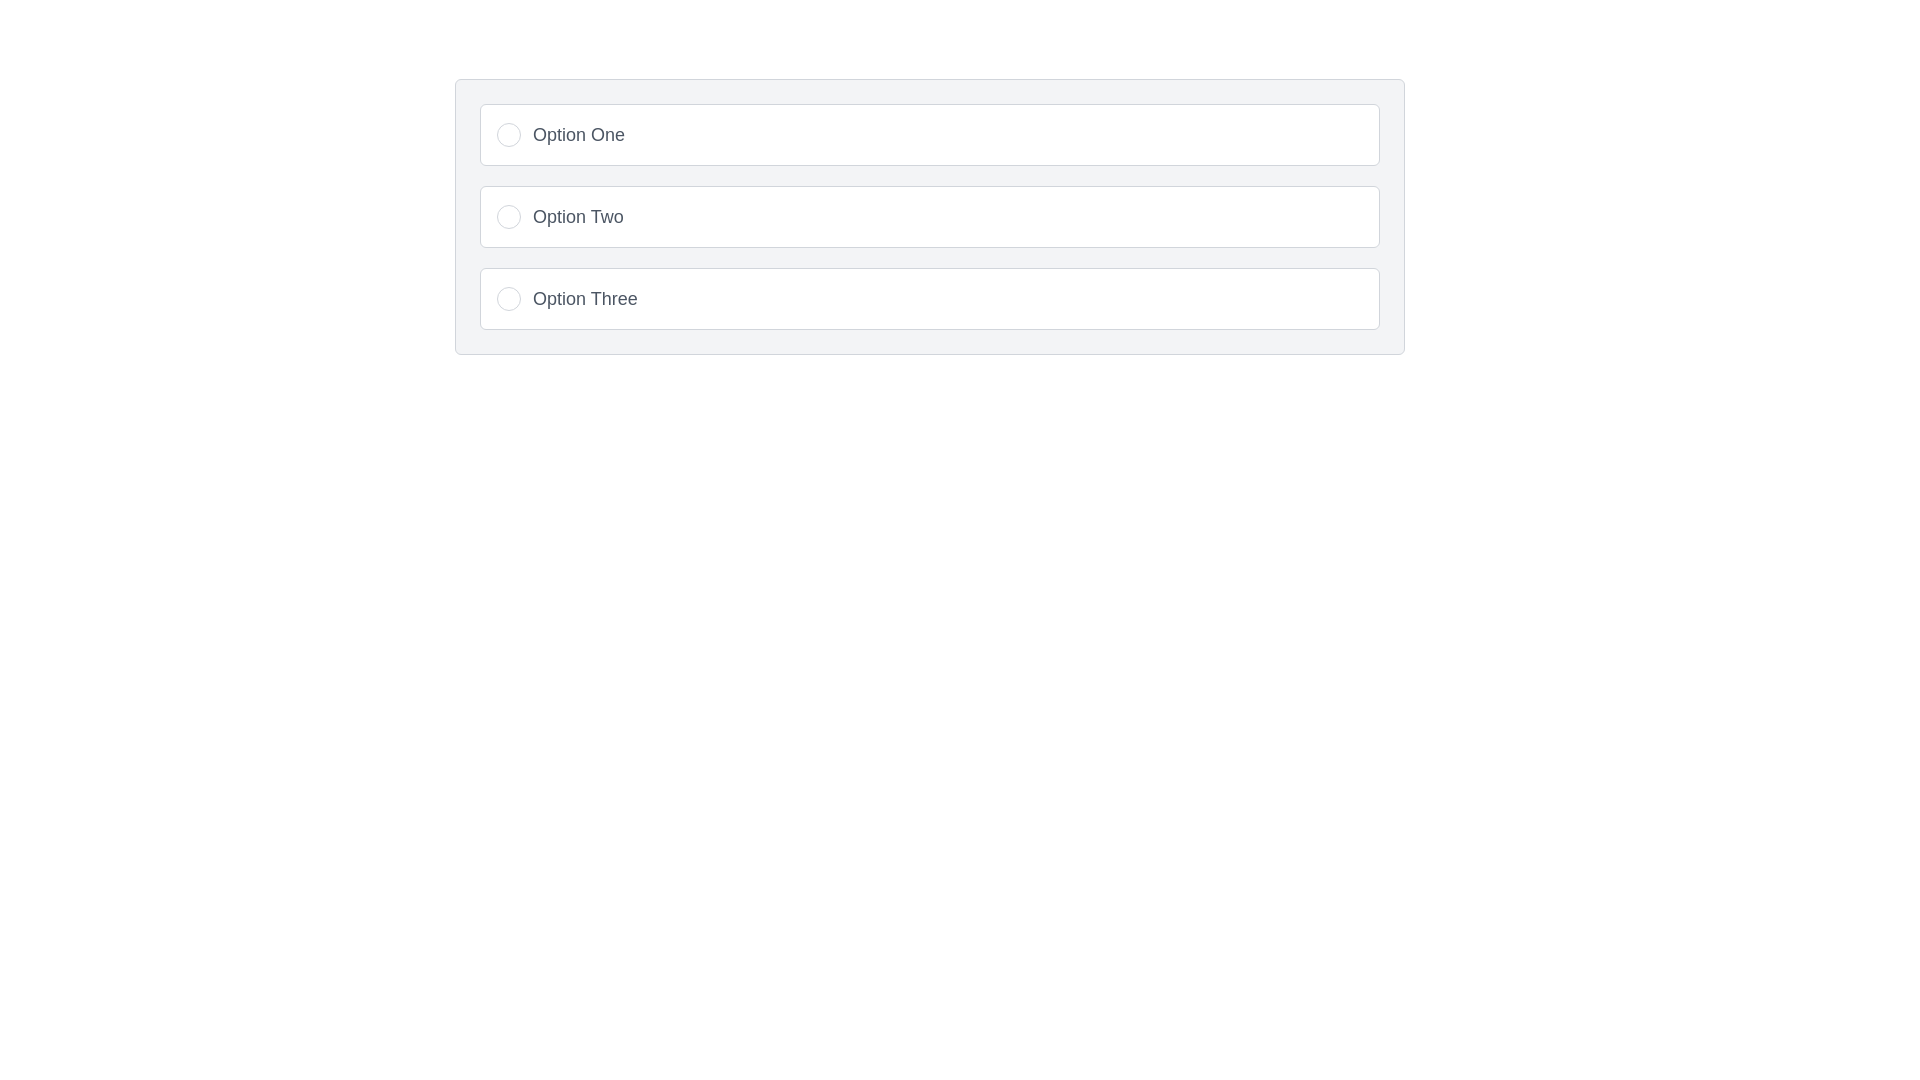  Describe the element at coordinates (929, 216) in the screenshot. I see `the radio button option labeled 'Option Two'` at that location.